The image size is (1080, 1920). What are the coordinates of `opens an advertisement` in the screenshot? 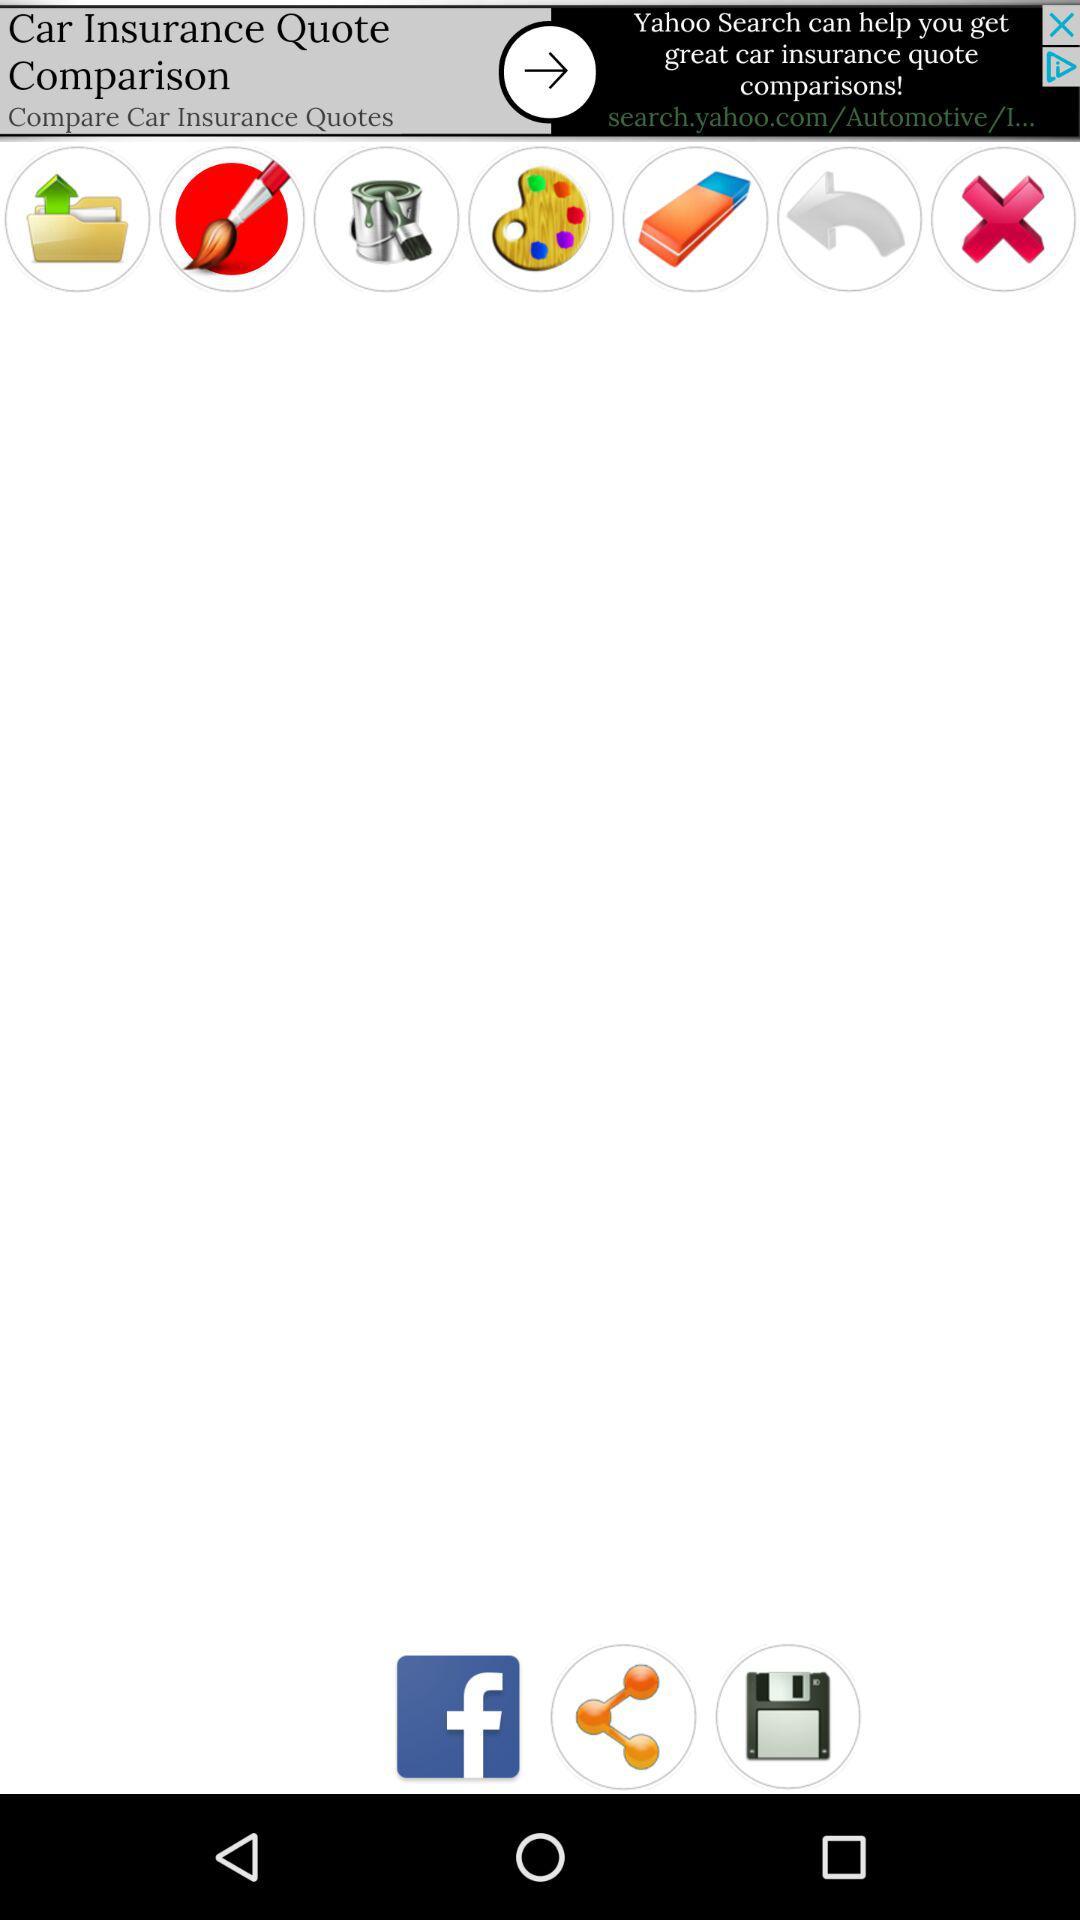 It's located at (540, 70).